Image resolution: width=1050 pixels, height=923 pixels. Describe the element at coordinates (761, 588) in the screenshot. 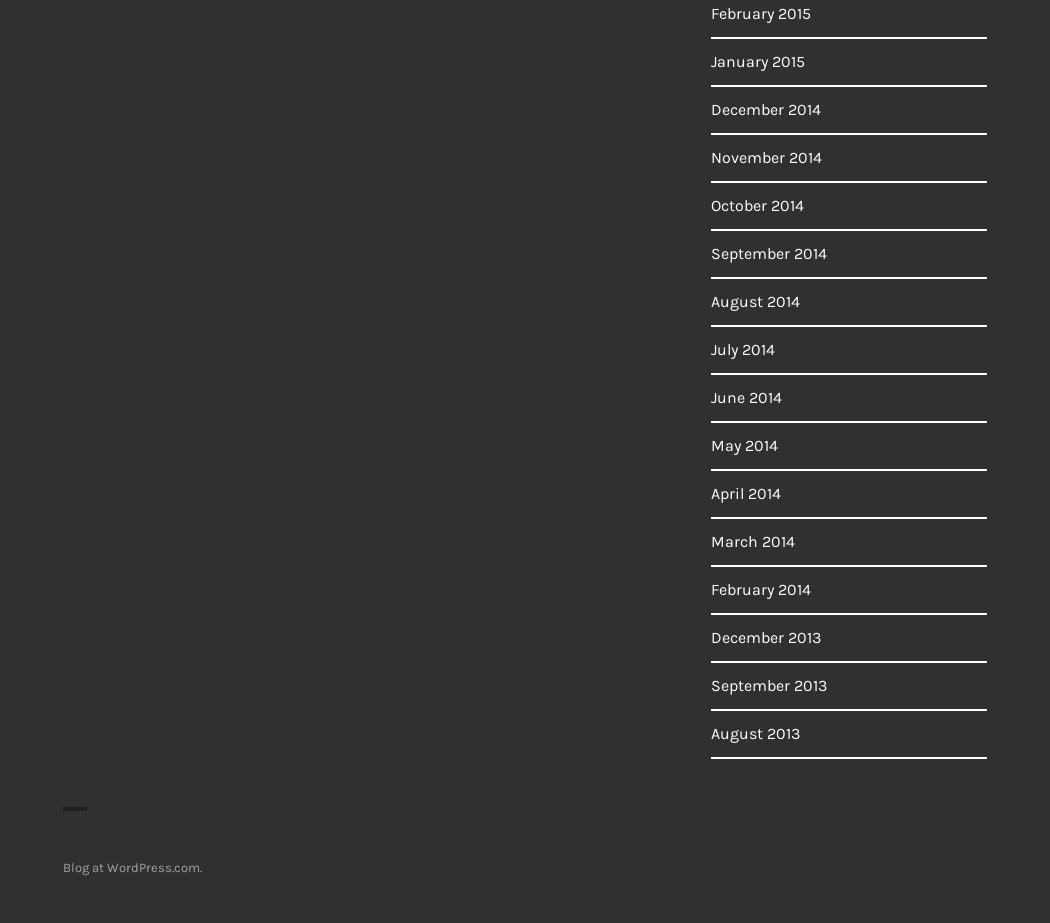

I see `'February 2014'` at that location.